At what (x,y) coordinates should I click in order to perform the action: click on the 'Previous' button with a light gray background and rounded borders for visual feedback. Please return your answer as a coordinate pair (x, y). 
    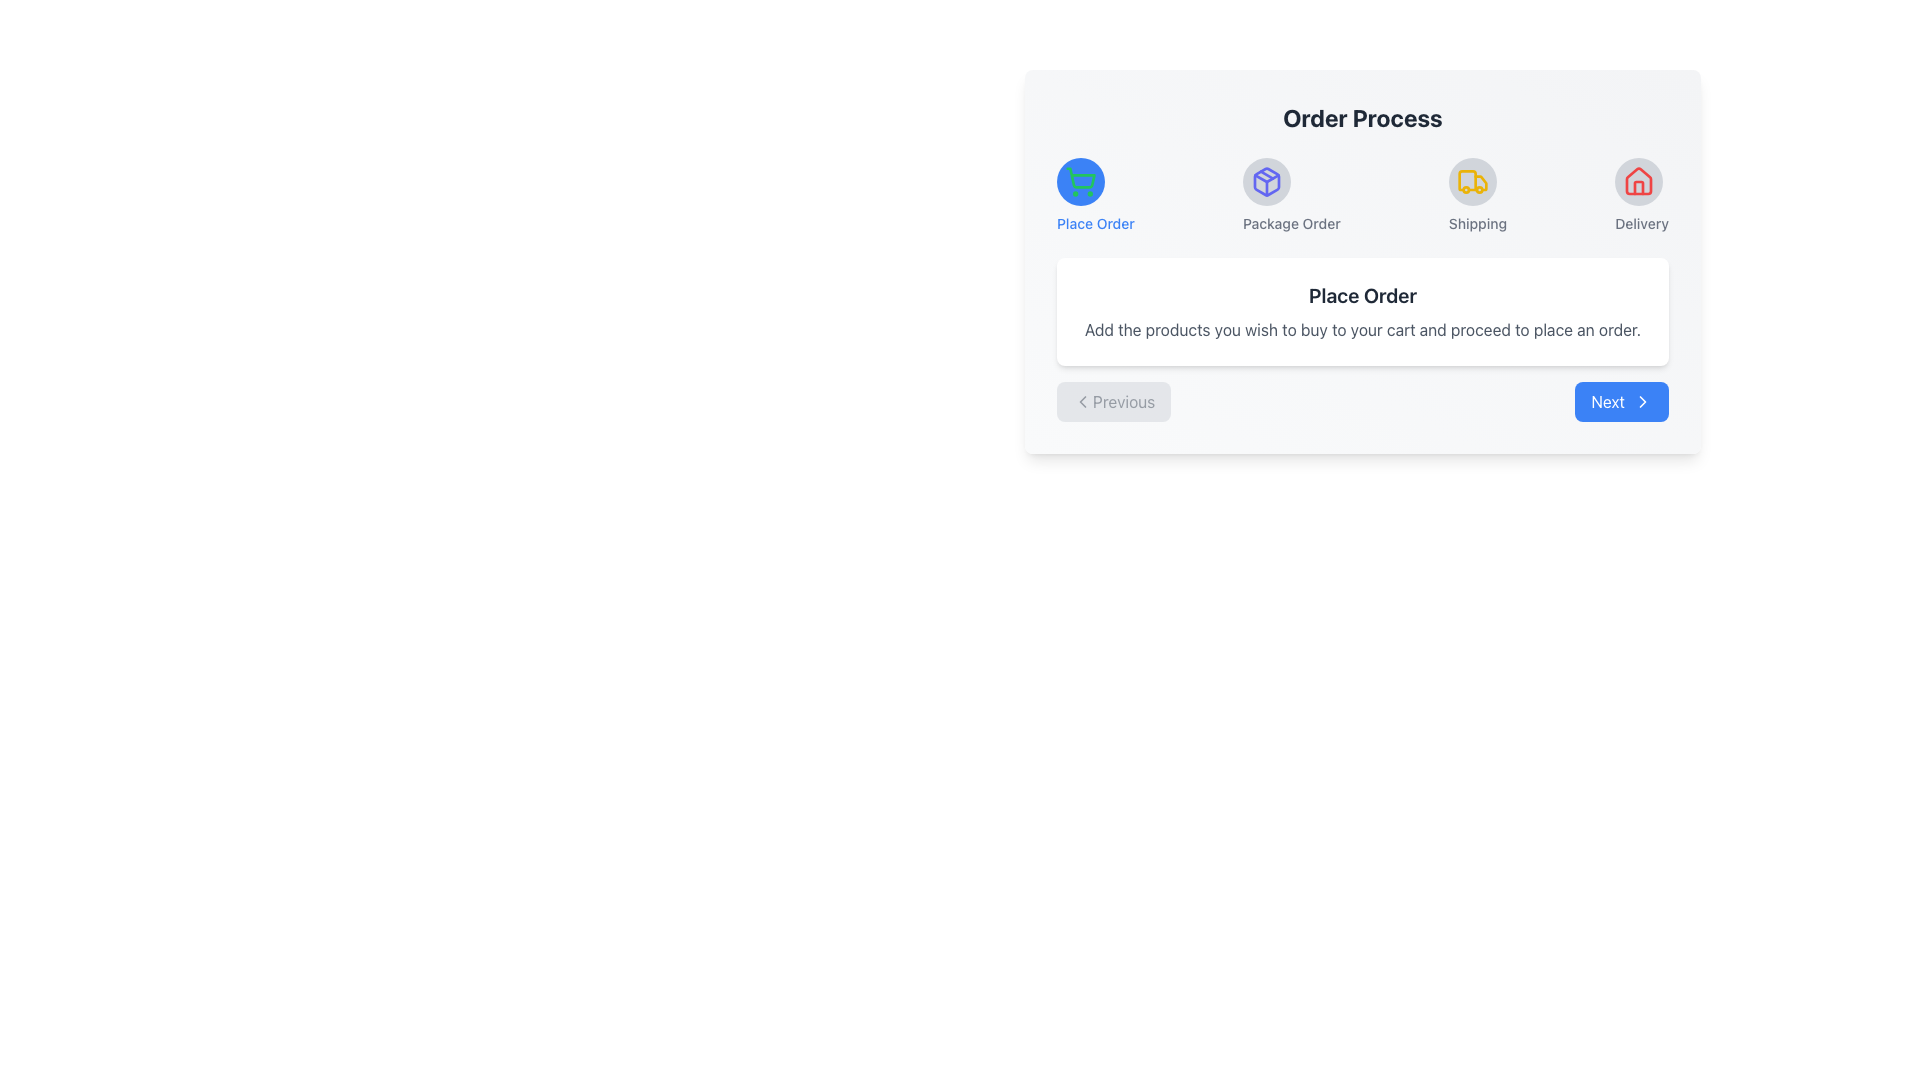
    Looking at the image, I should click on (1113, 401).